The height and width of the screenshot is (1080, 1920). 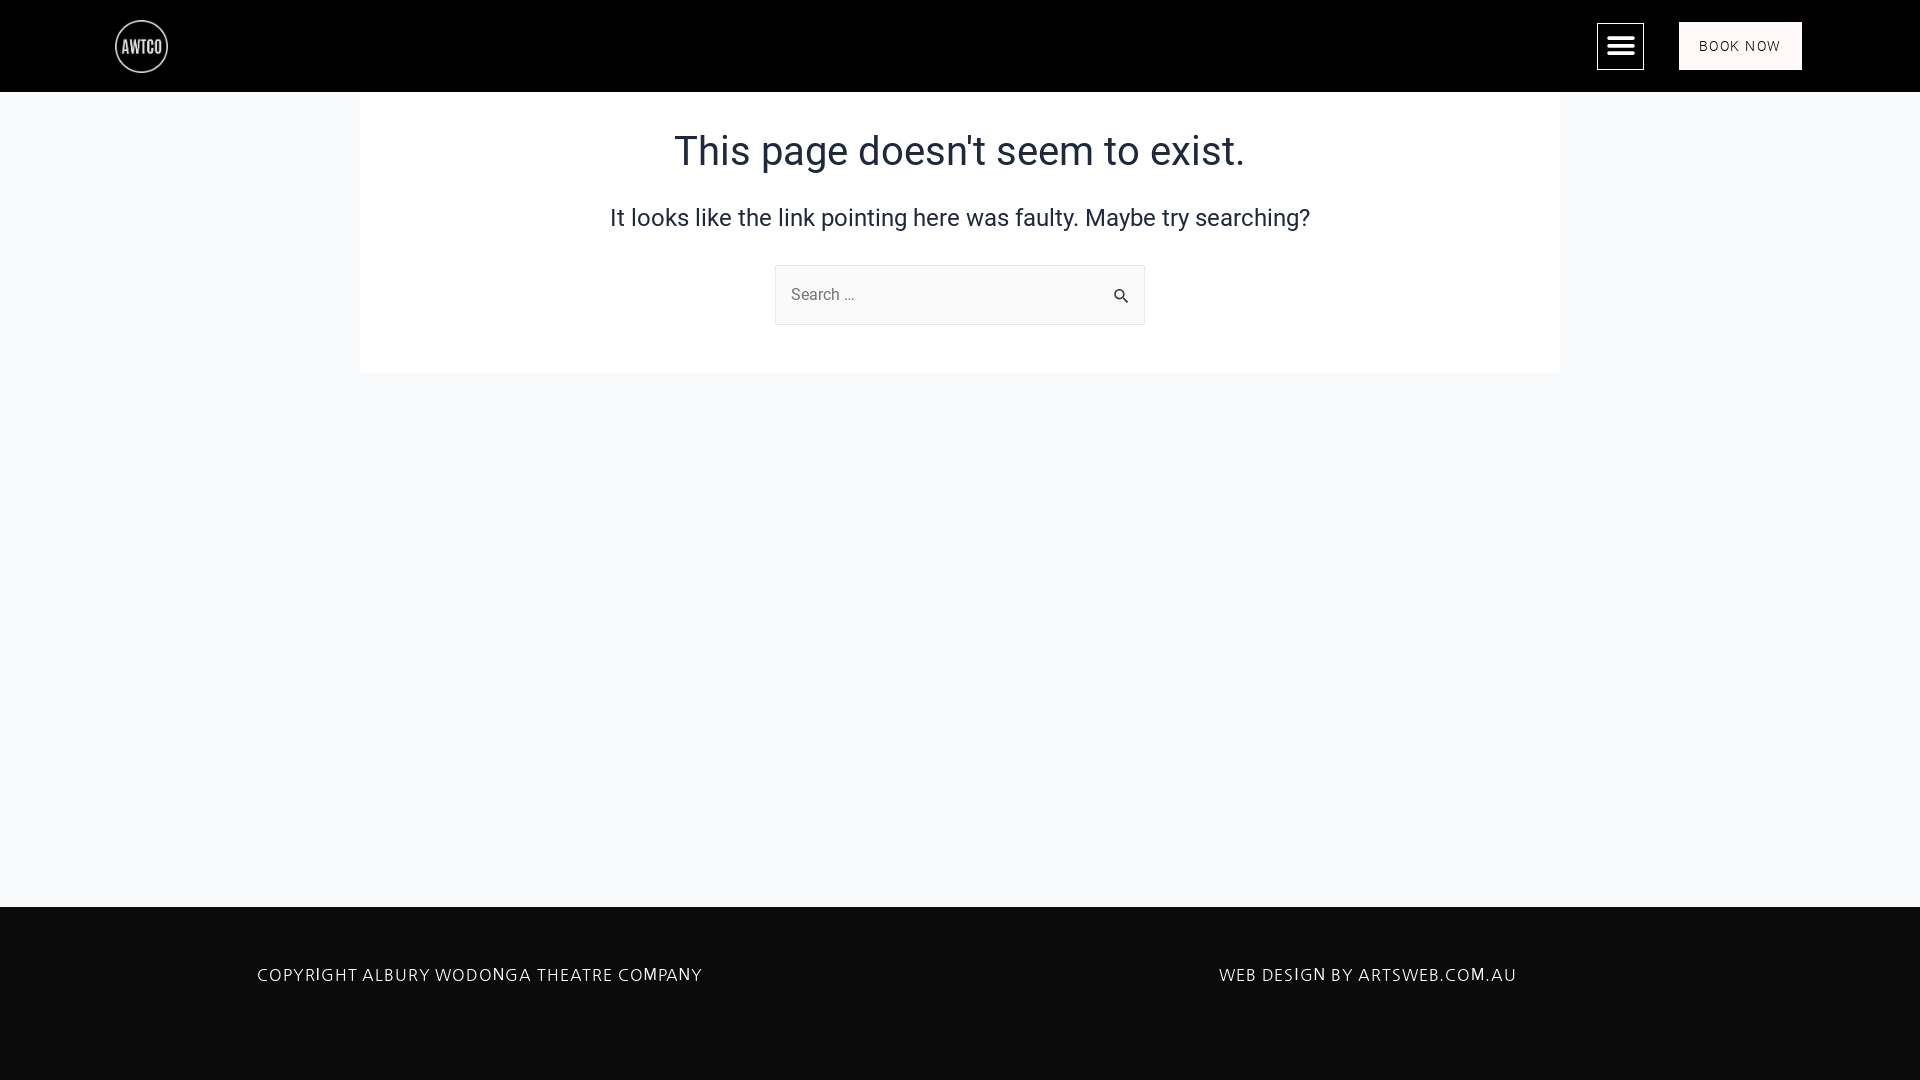 I want to click on 'BOOK NOW', so click(x=1739, y=45).